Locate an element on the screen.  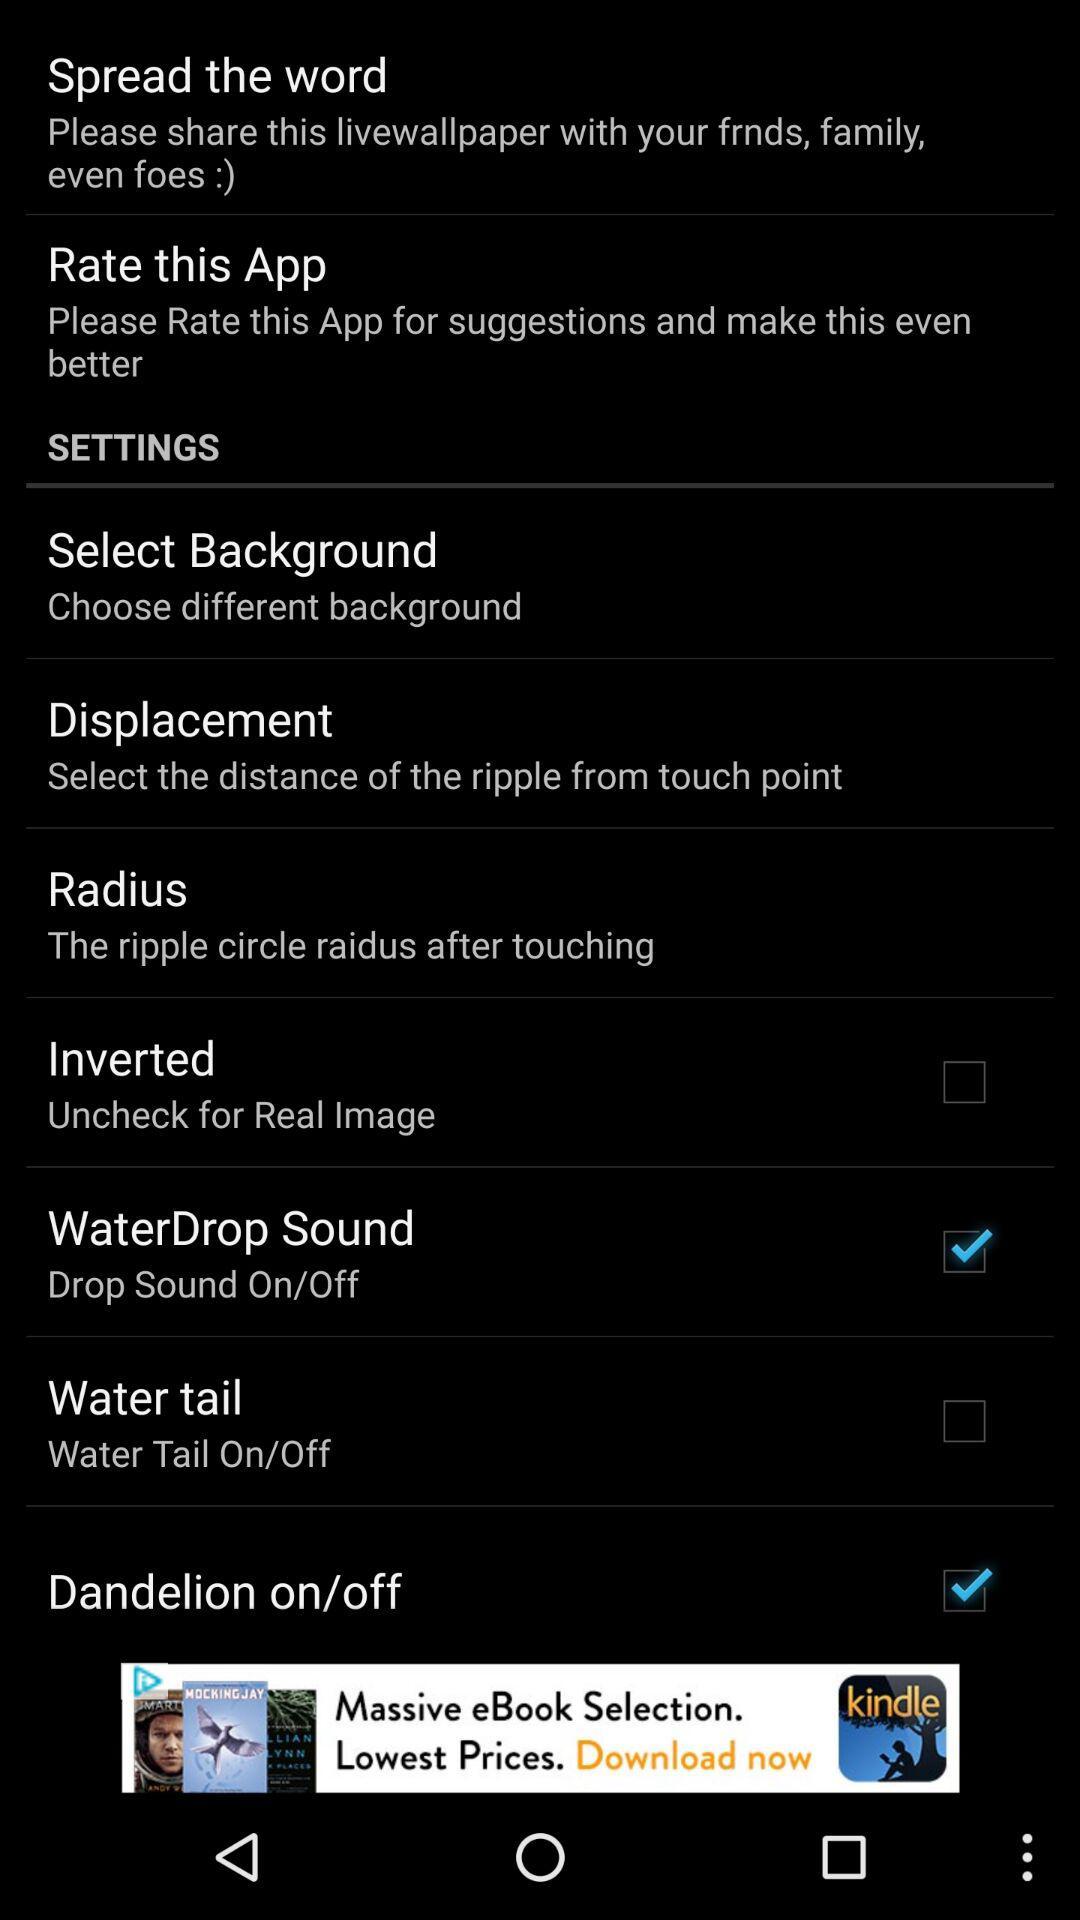
advertisement is located at coordinates (540, 1727).